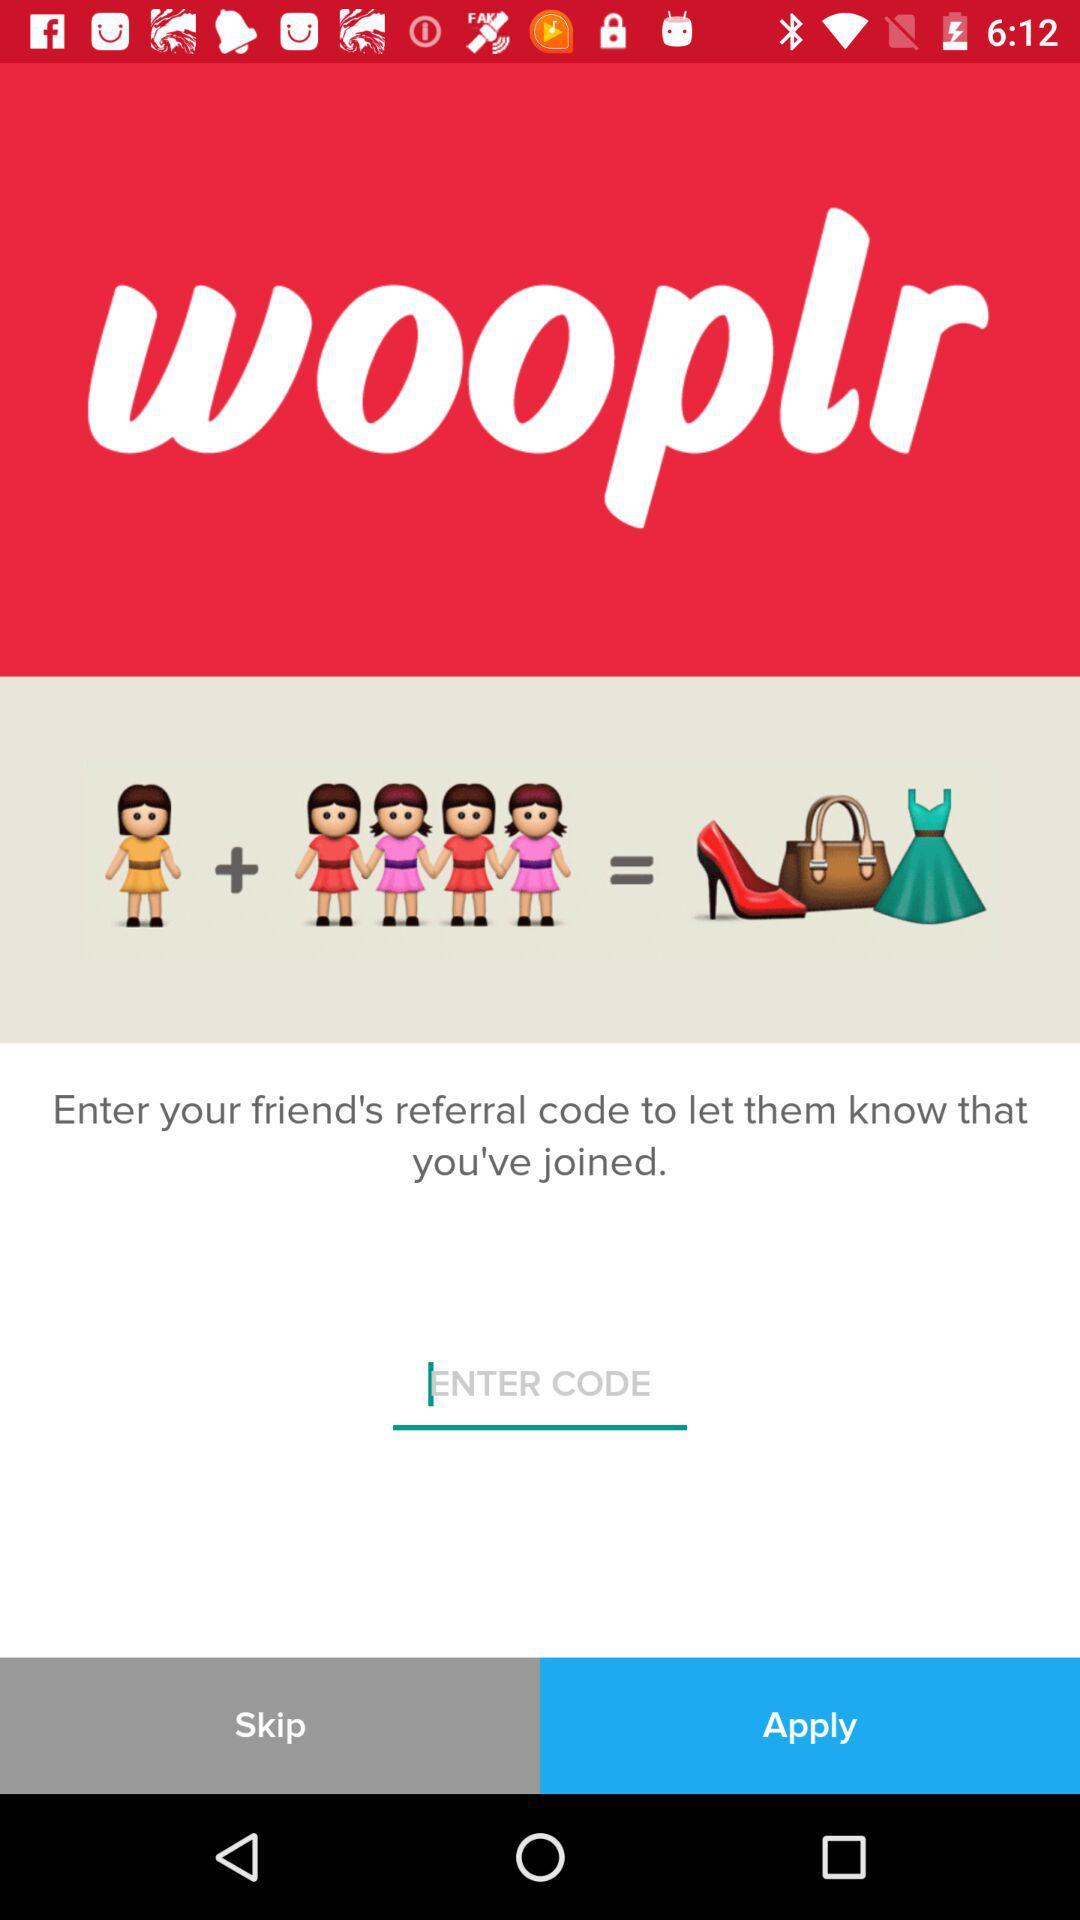 The height and width of the screenshot is (1920, 1080). Describe the element at coordinates (810, 1724) in the screenshot. I see `item to the right of skip` at that location.